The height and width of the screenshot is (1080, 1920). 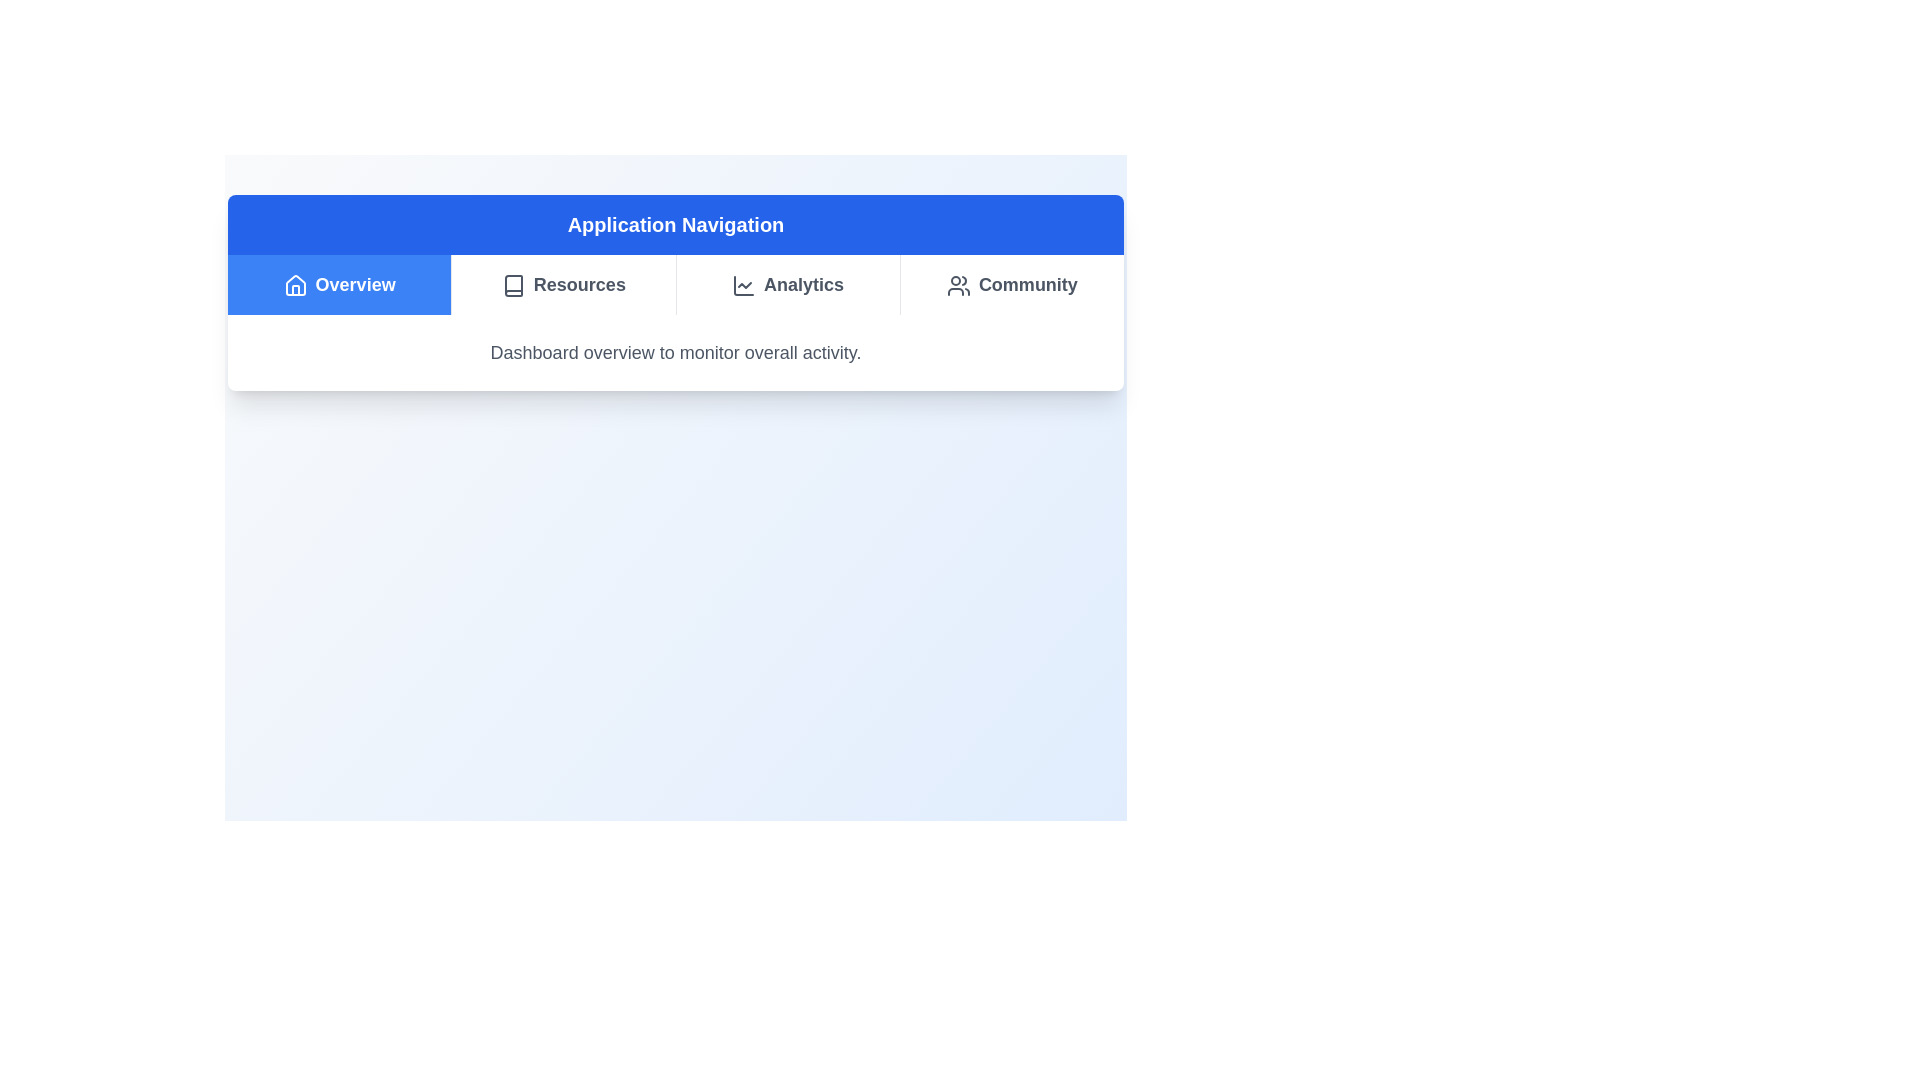 I want to click on the tab item corresponding to Community, so click(x=1011, y=285).